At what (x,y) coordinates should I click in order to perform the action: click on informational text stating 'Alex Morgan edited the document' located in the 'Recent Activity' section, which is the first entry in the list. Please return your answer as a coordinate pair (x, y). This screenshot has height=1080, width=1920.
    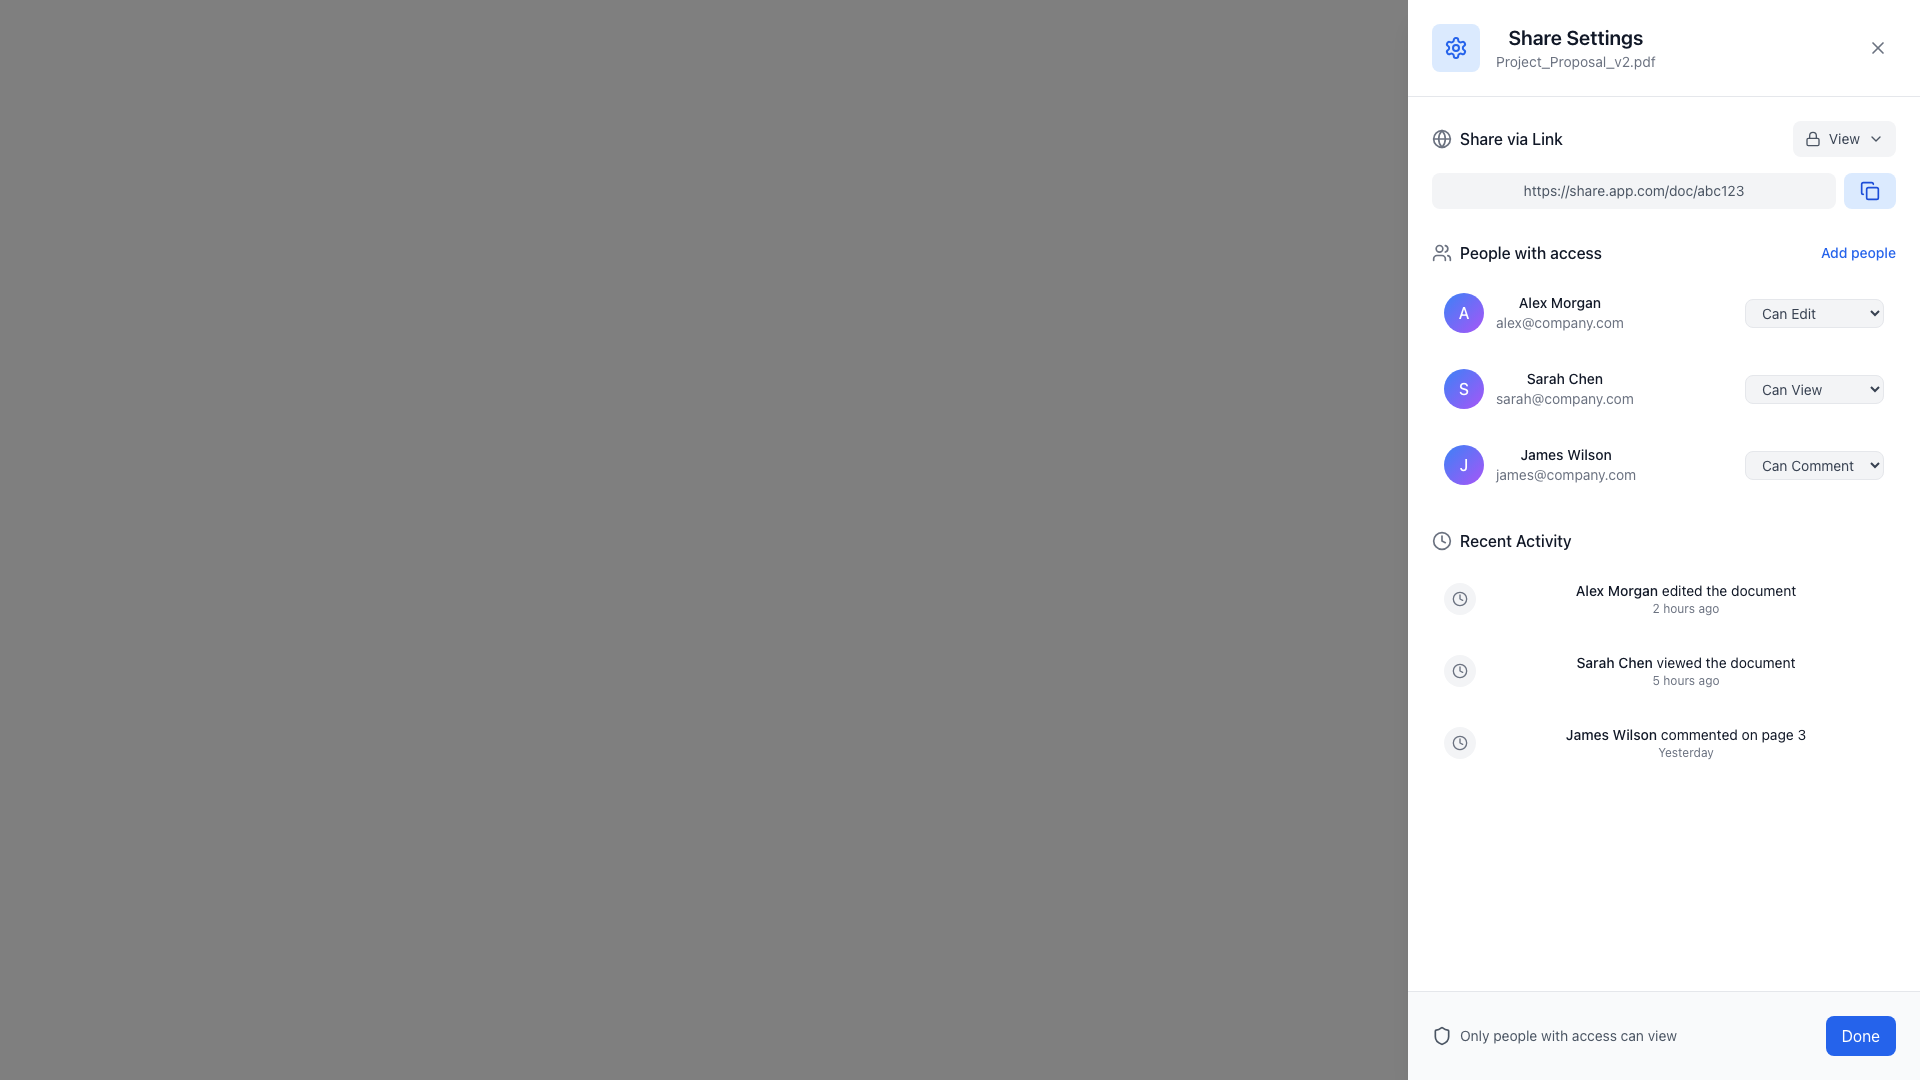
    Looking at the image, I should click on (1684, 589).